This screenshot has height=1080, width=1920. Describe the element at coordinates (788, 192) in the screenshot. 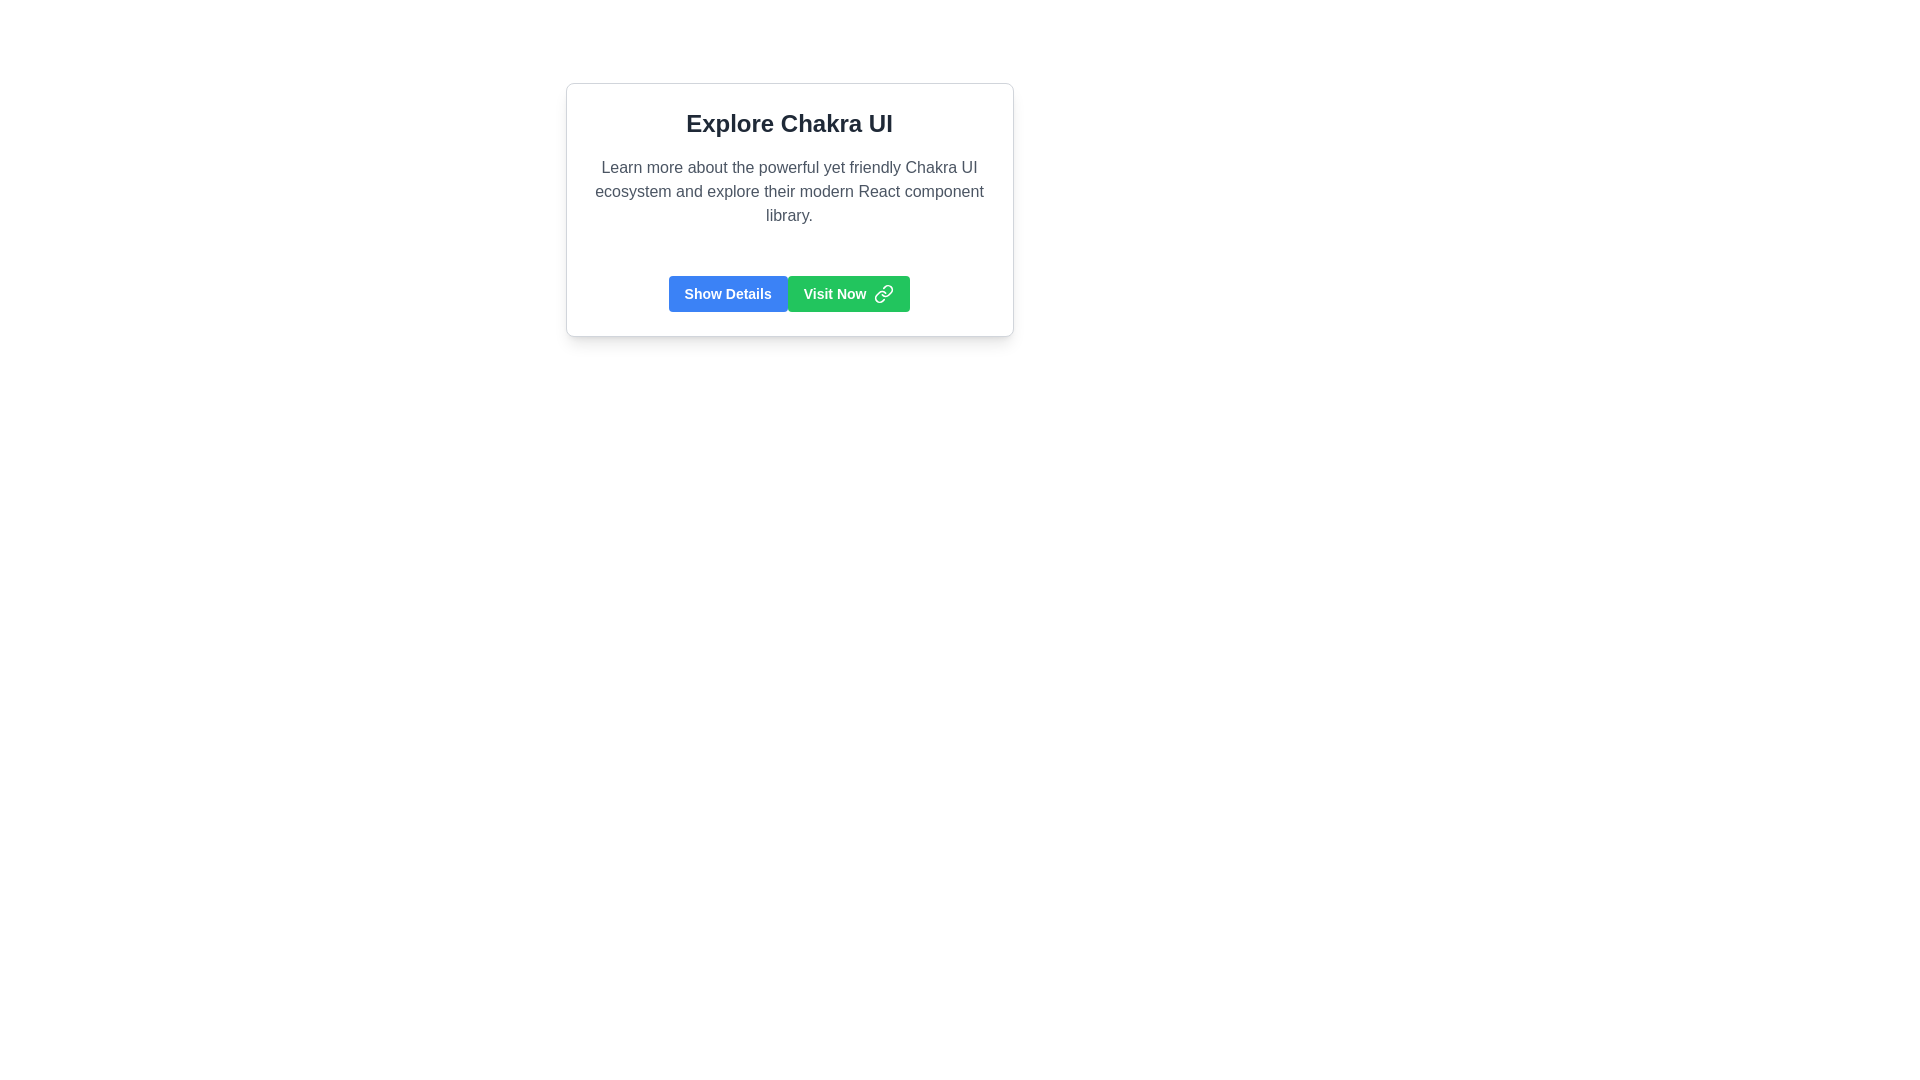

I see `informational text block about the Chakra UI ecosystem located beneath the header 'Explore Chakra UI'` at that location.